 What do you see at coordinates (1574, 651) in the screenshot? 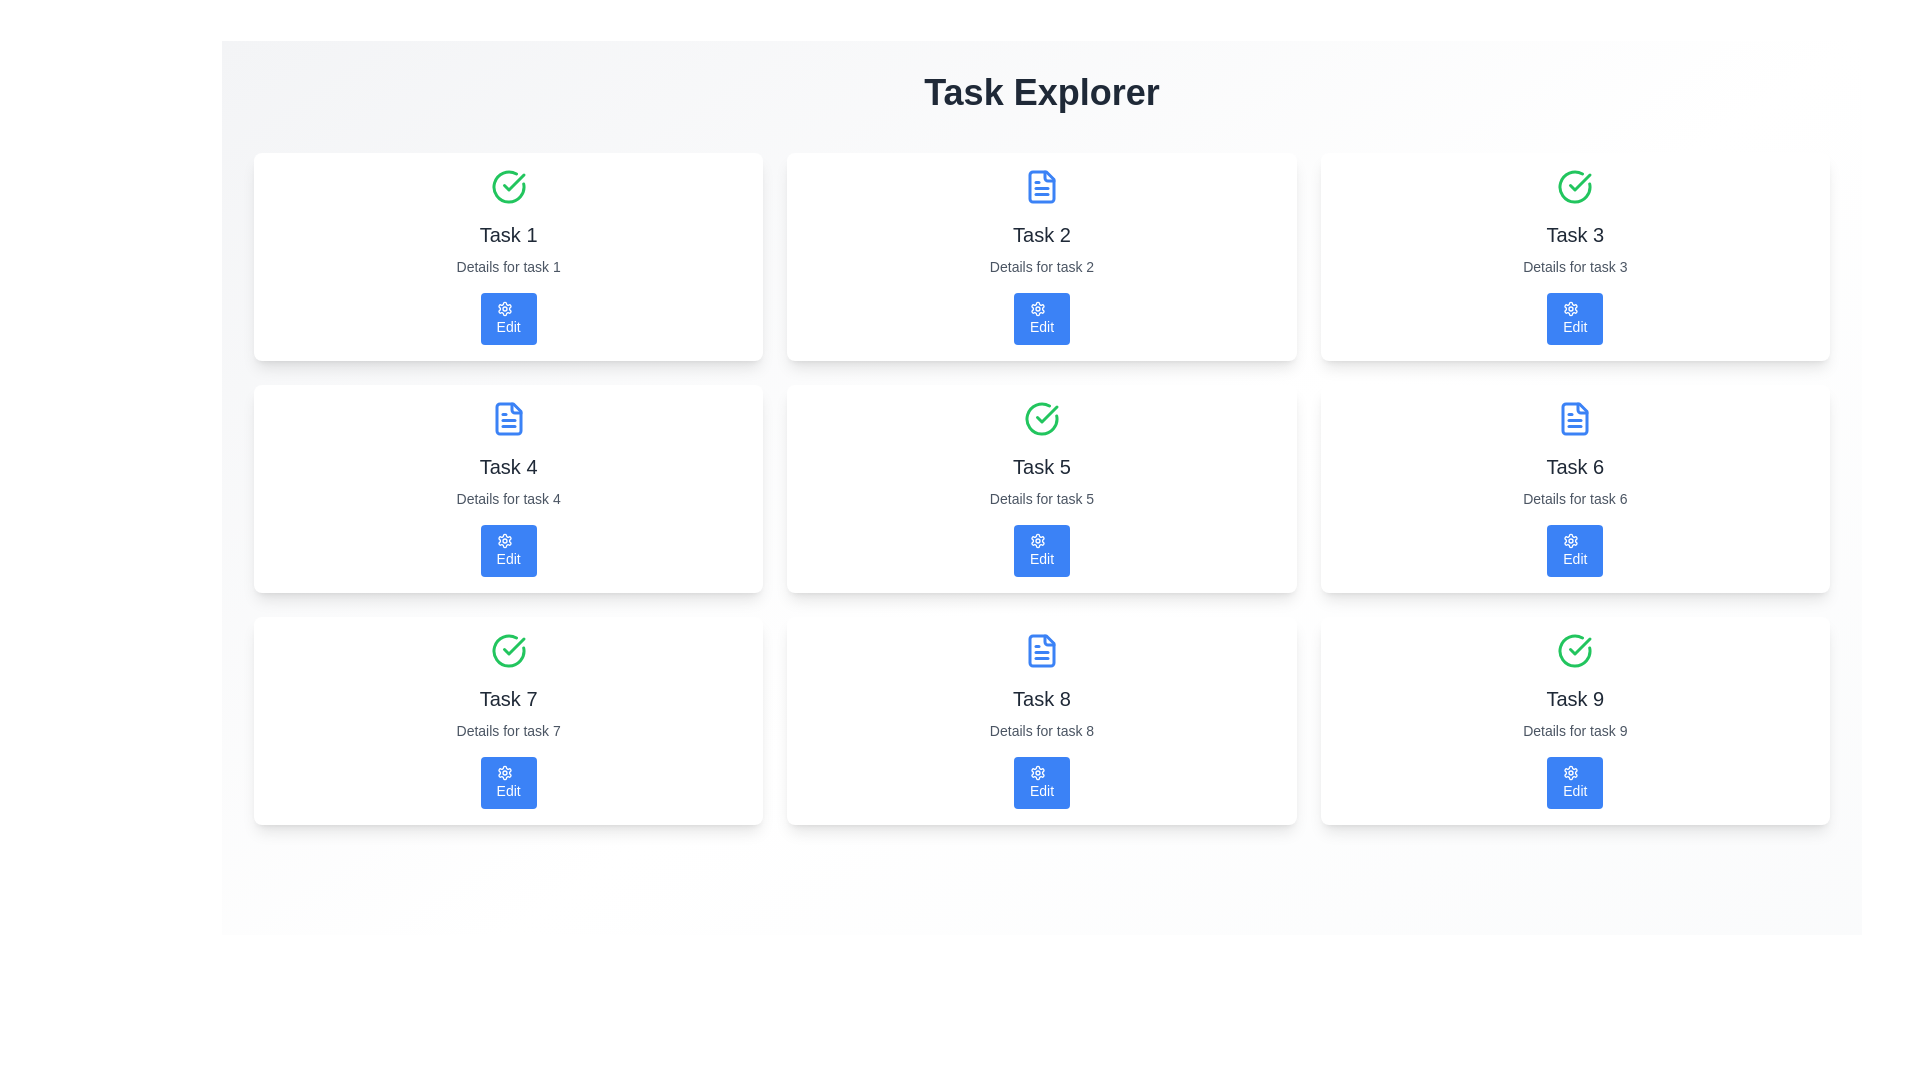
I see `the circular checkmark vector icon located to the left of the text 'Task 9' at the top of the associated card` at bounding box center [1574, 651].